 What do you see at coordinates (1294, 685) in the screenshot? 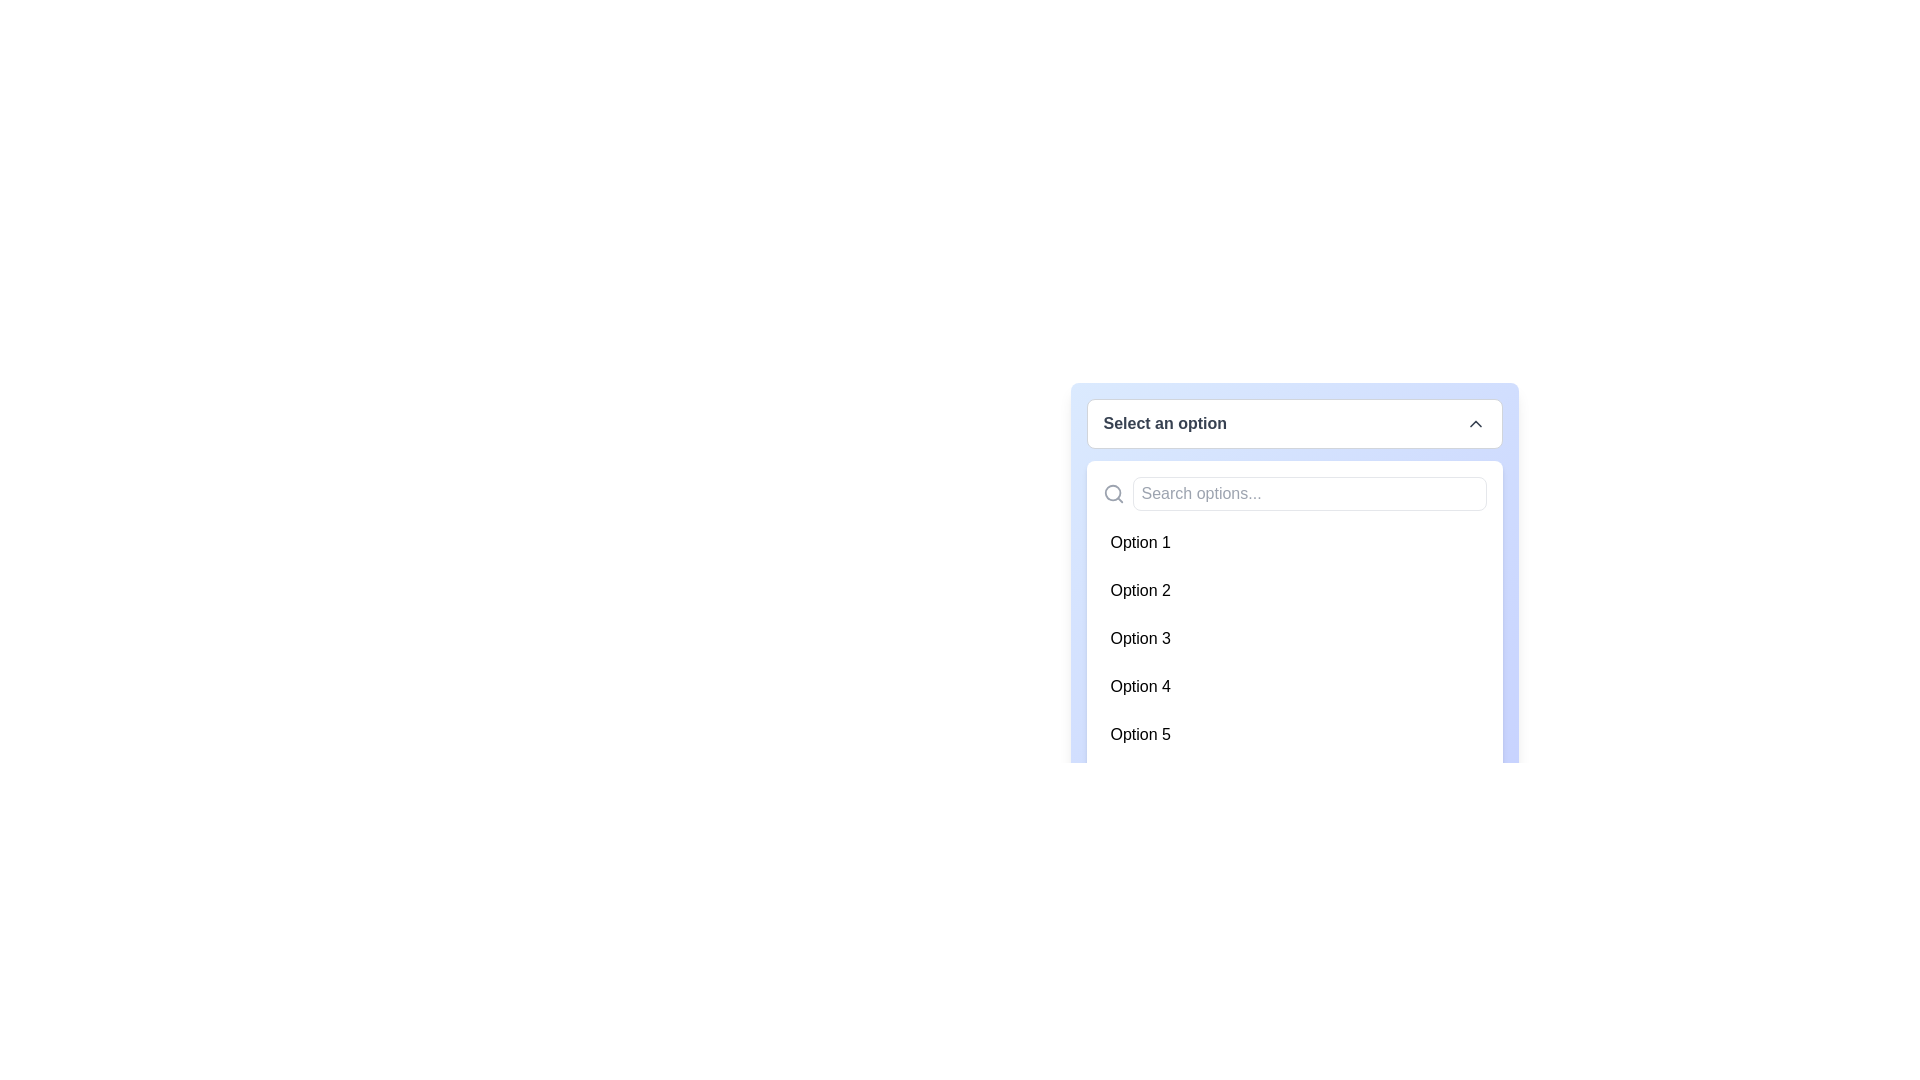
I see `the fourth item in the dropdown menu` at bounding box center [1294, 685].